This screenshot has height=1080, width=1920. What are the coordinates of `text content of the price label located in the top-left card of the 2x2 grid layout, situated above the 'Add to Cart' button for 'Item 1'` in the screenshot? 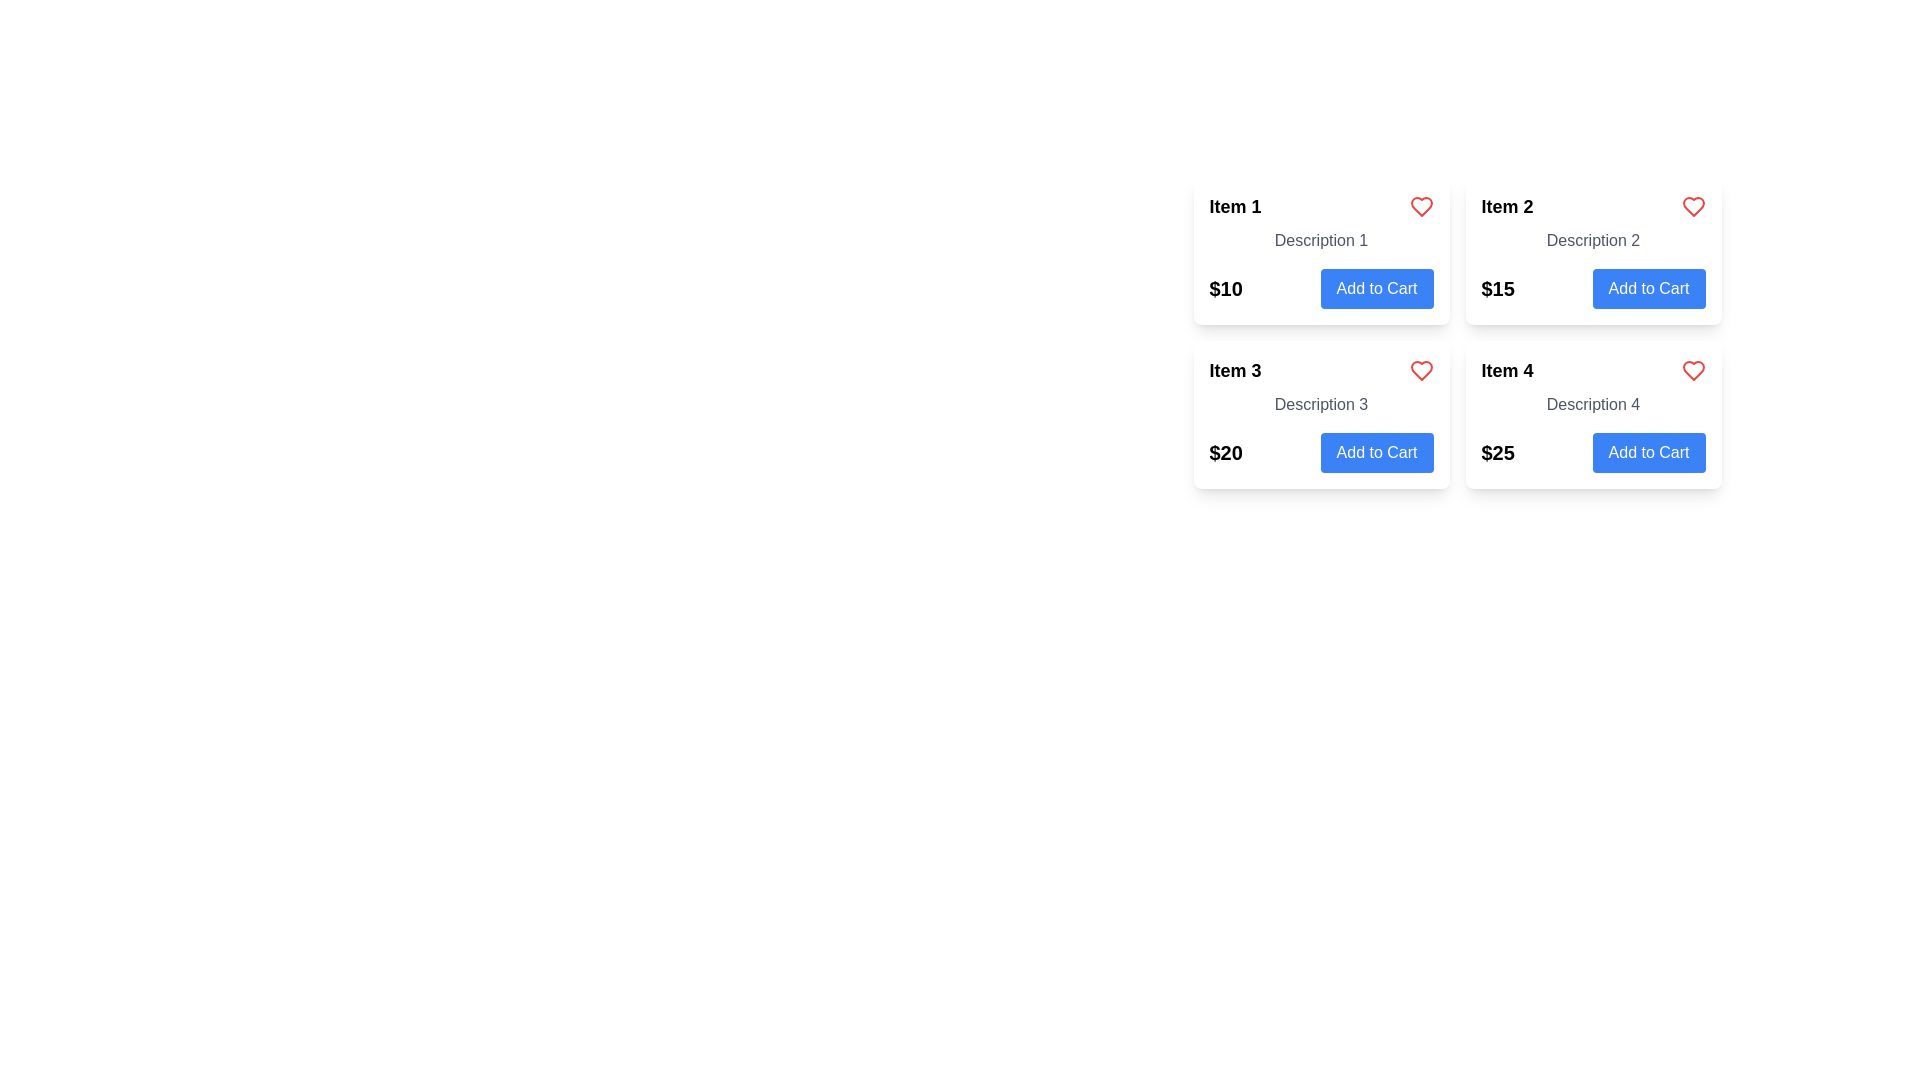 It's located at (1225, 289).